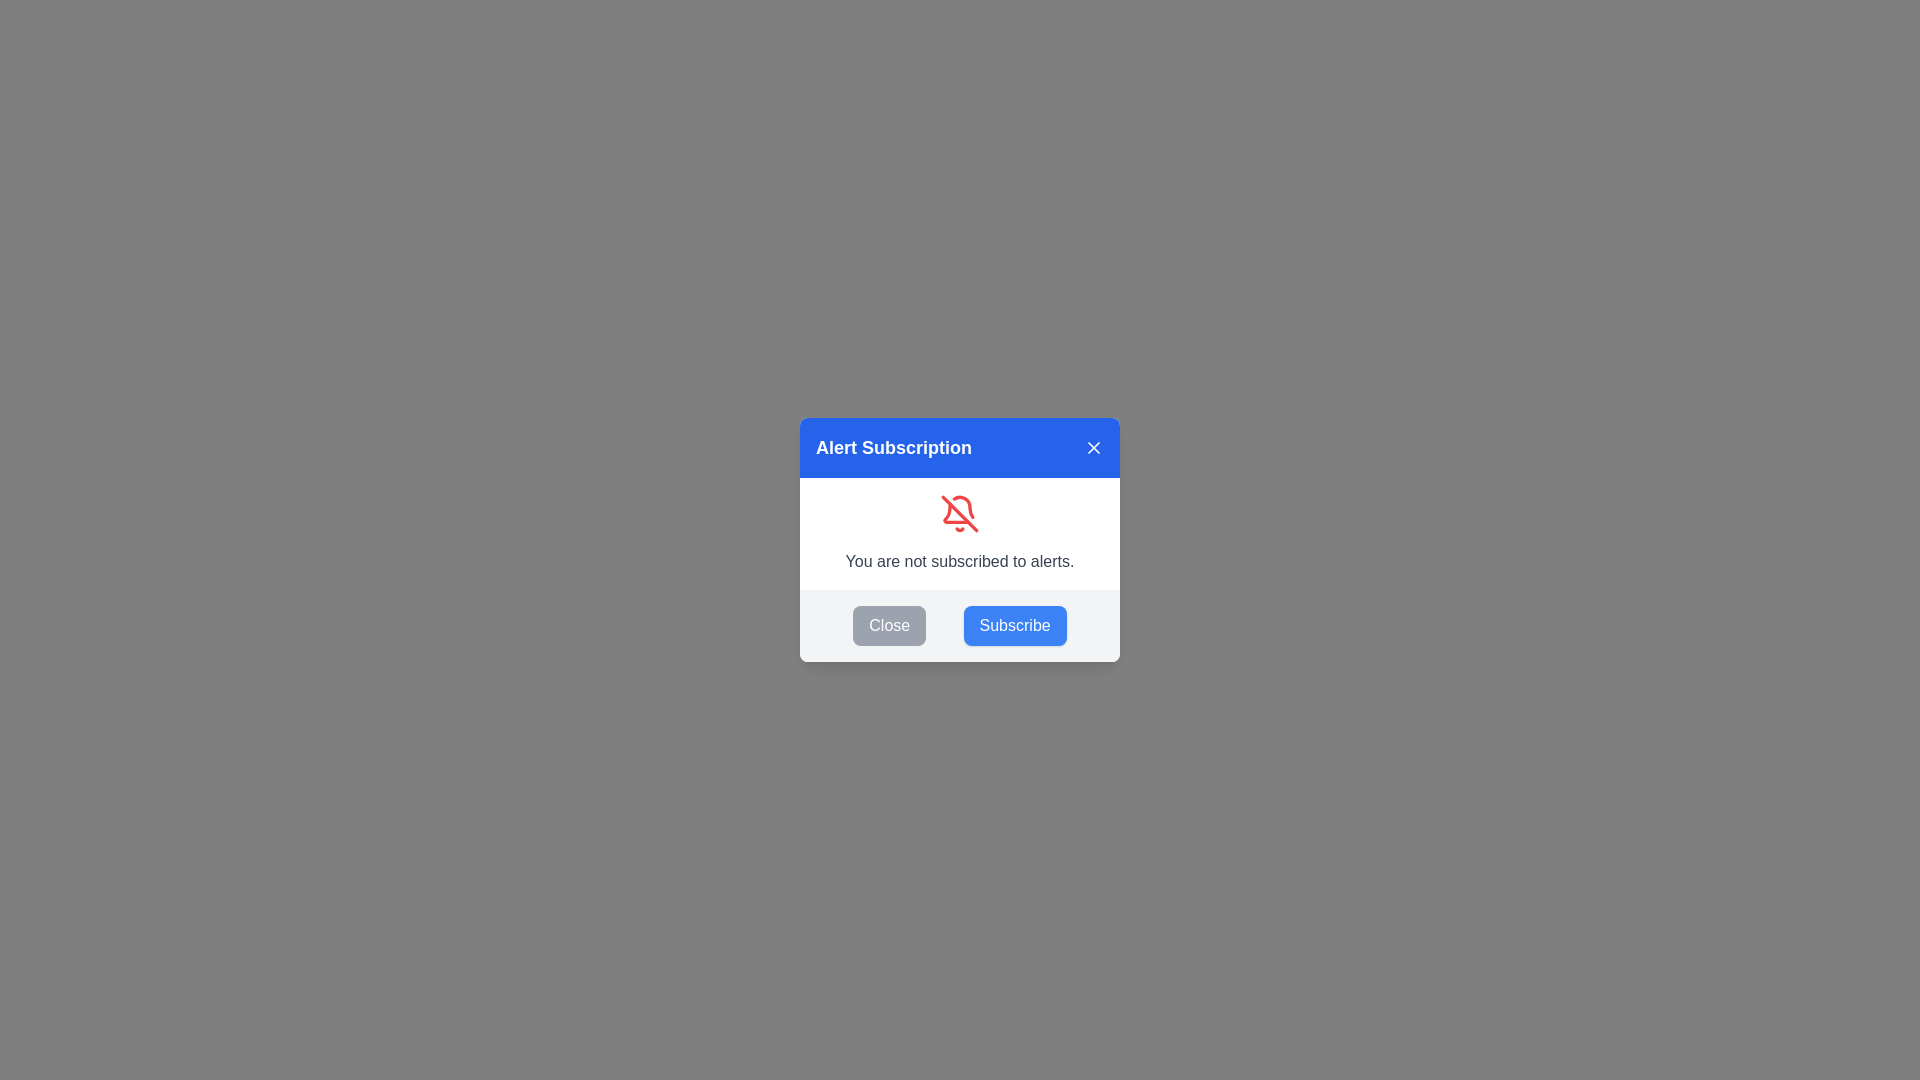 The height and width of the screenshot is (1080, 1920). What do you see at coordinates (960, 532) in the screenshot?
I see `the text area displaying the subscription state message` at bounding box center [960, 532].